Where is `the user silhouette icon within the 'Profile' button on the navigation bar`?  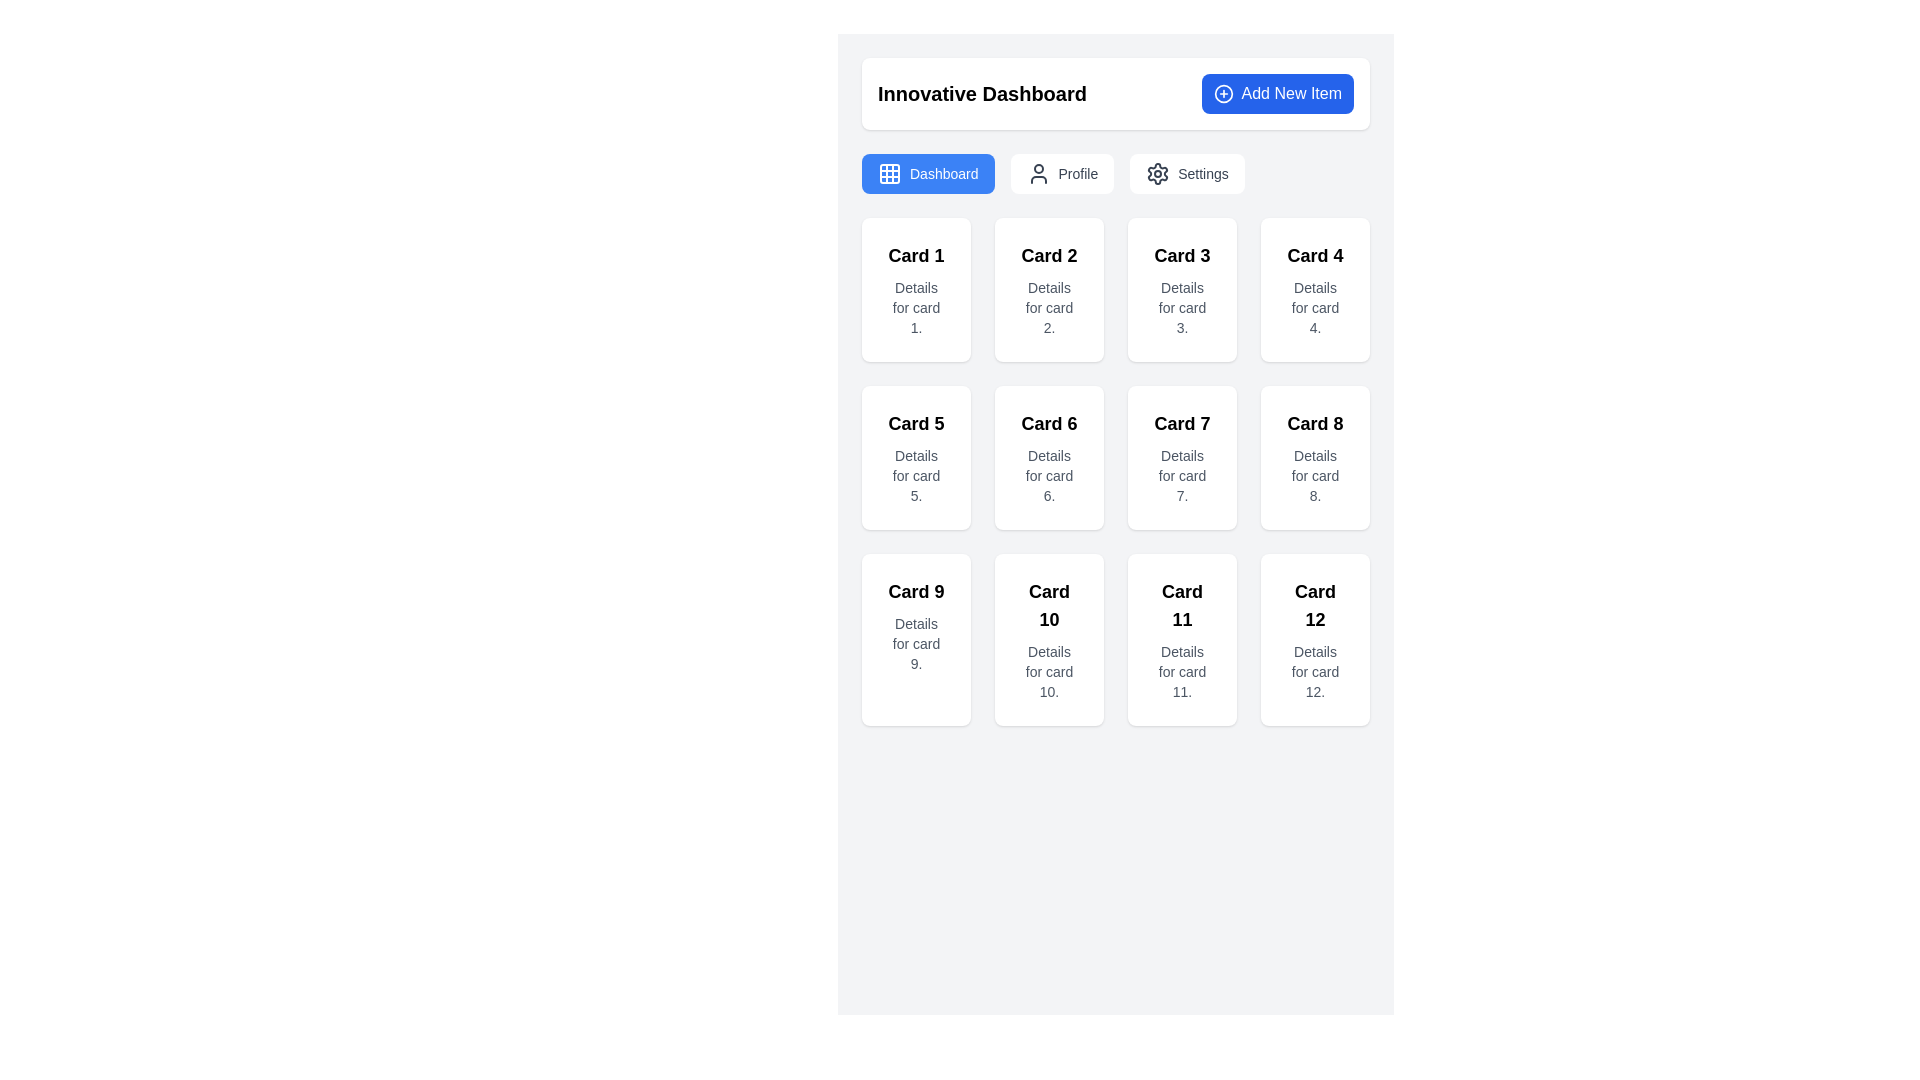 the user silhouette icon within the 'Profile' button on the navigation bar is located at coordinates (1038, 172).